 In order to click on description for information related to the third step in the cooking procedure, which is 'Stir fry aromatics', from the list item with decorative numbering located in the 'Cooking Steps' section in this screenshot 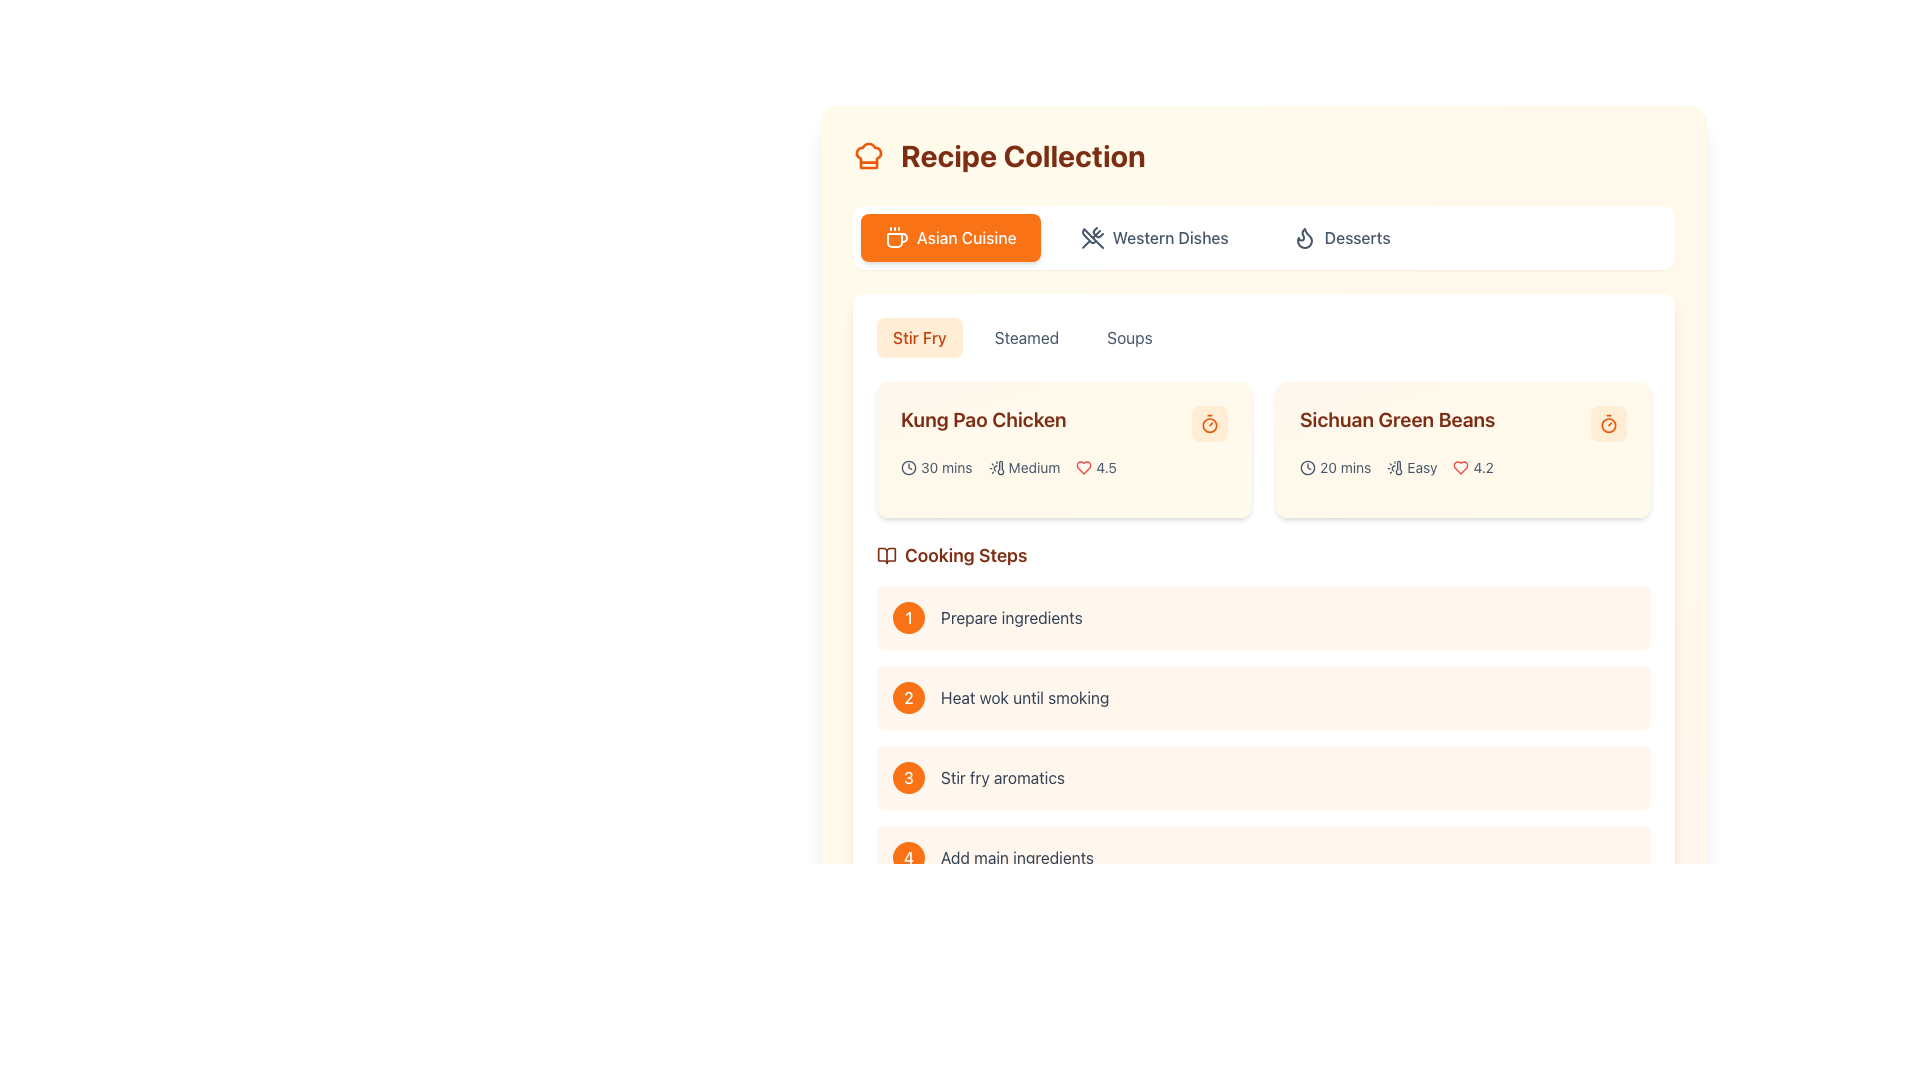, I will do `click(1262, 756)`.